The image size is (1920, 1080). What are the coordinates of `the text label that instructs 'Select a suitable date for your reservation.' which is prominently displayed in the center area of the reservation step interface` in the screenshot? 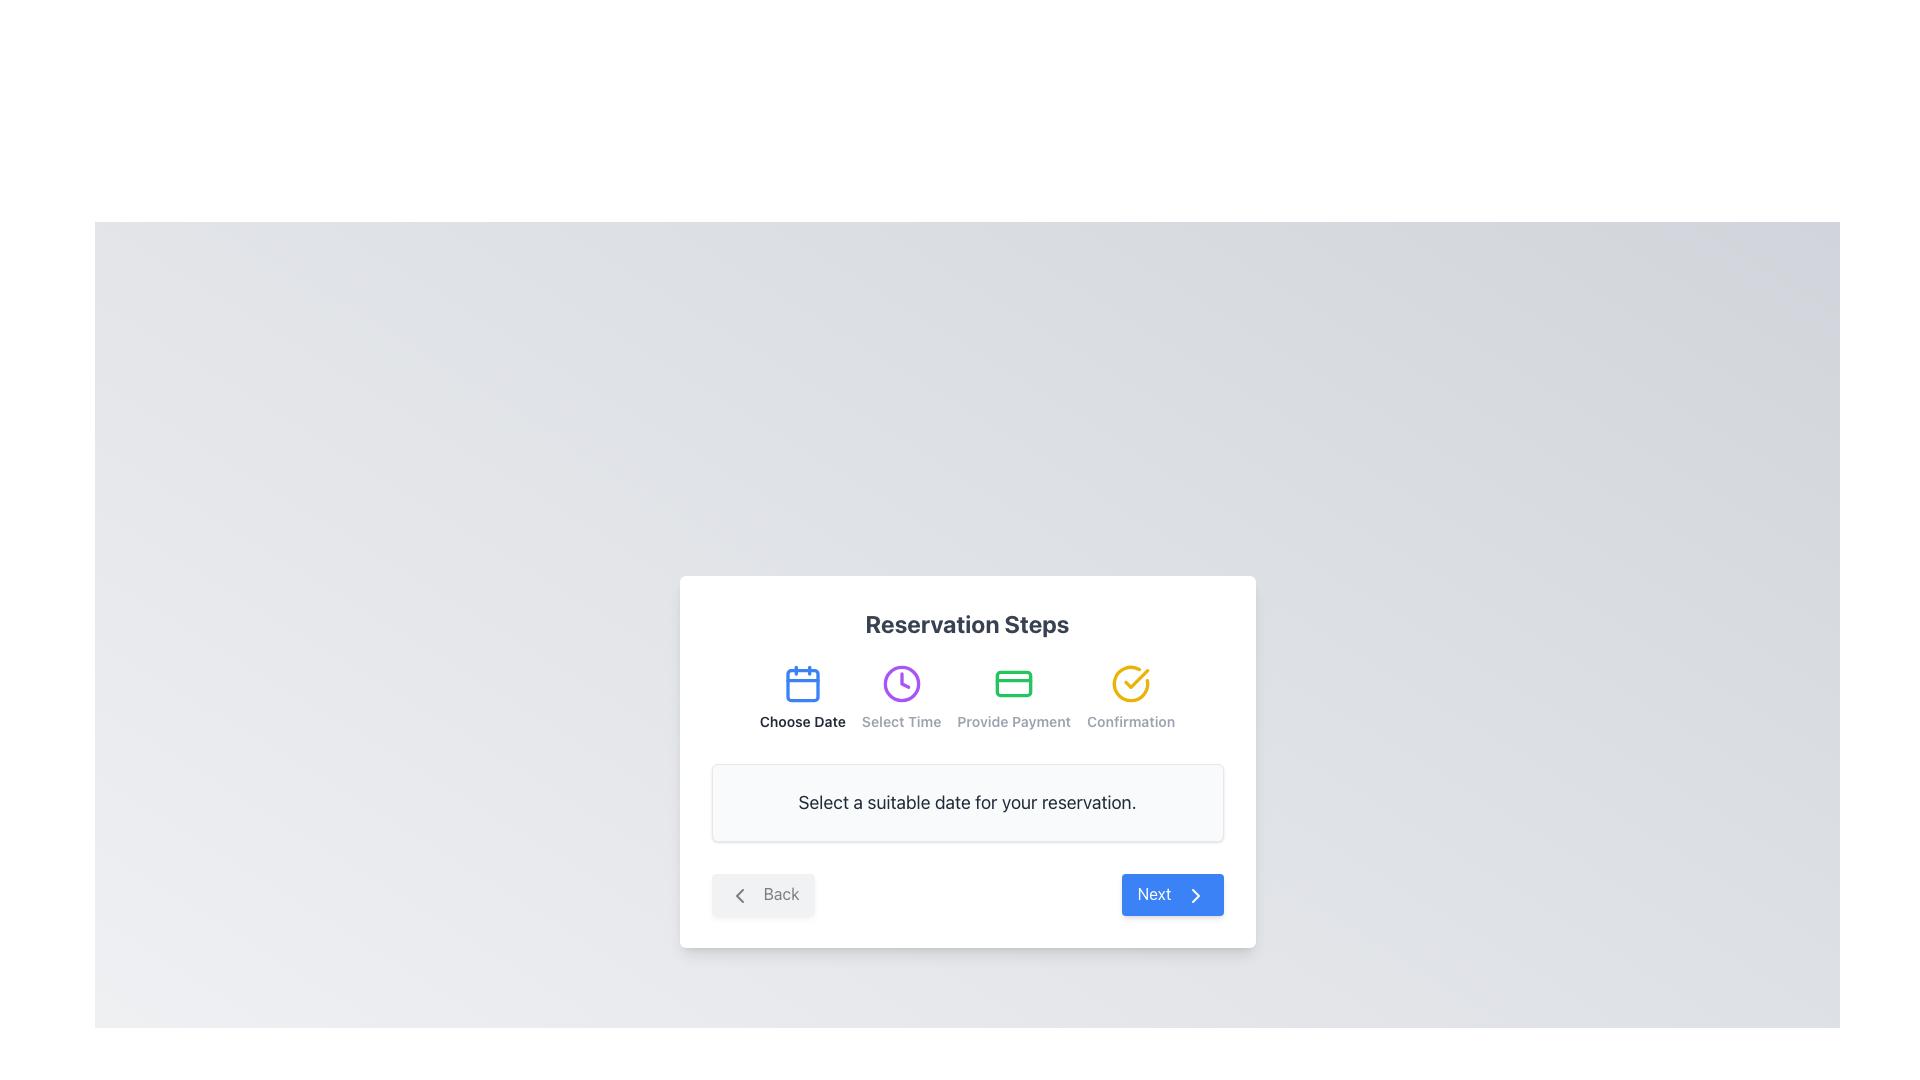 It's located at (967, 802).